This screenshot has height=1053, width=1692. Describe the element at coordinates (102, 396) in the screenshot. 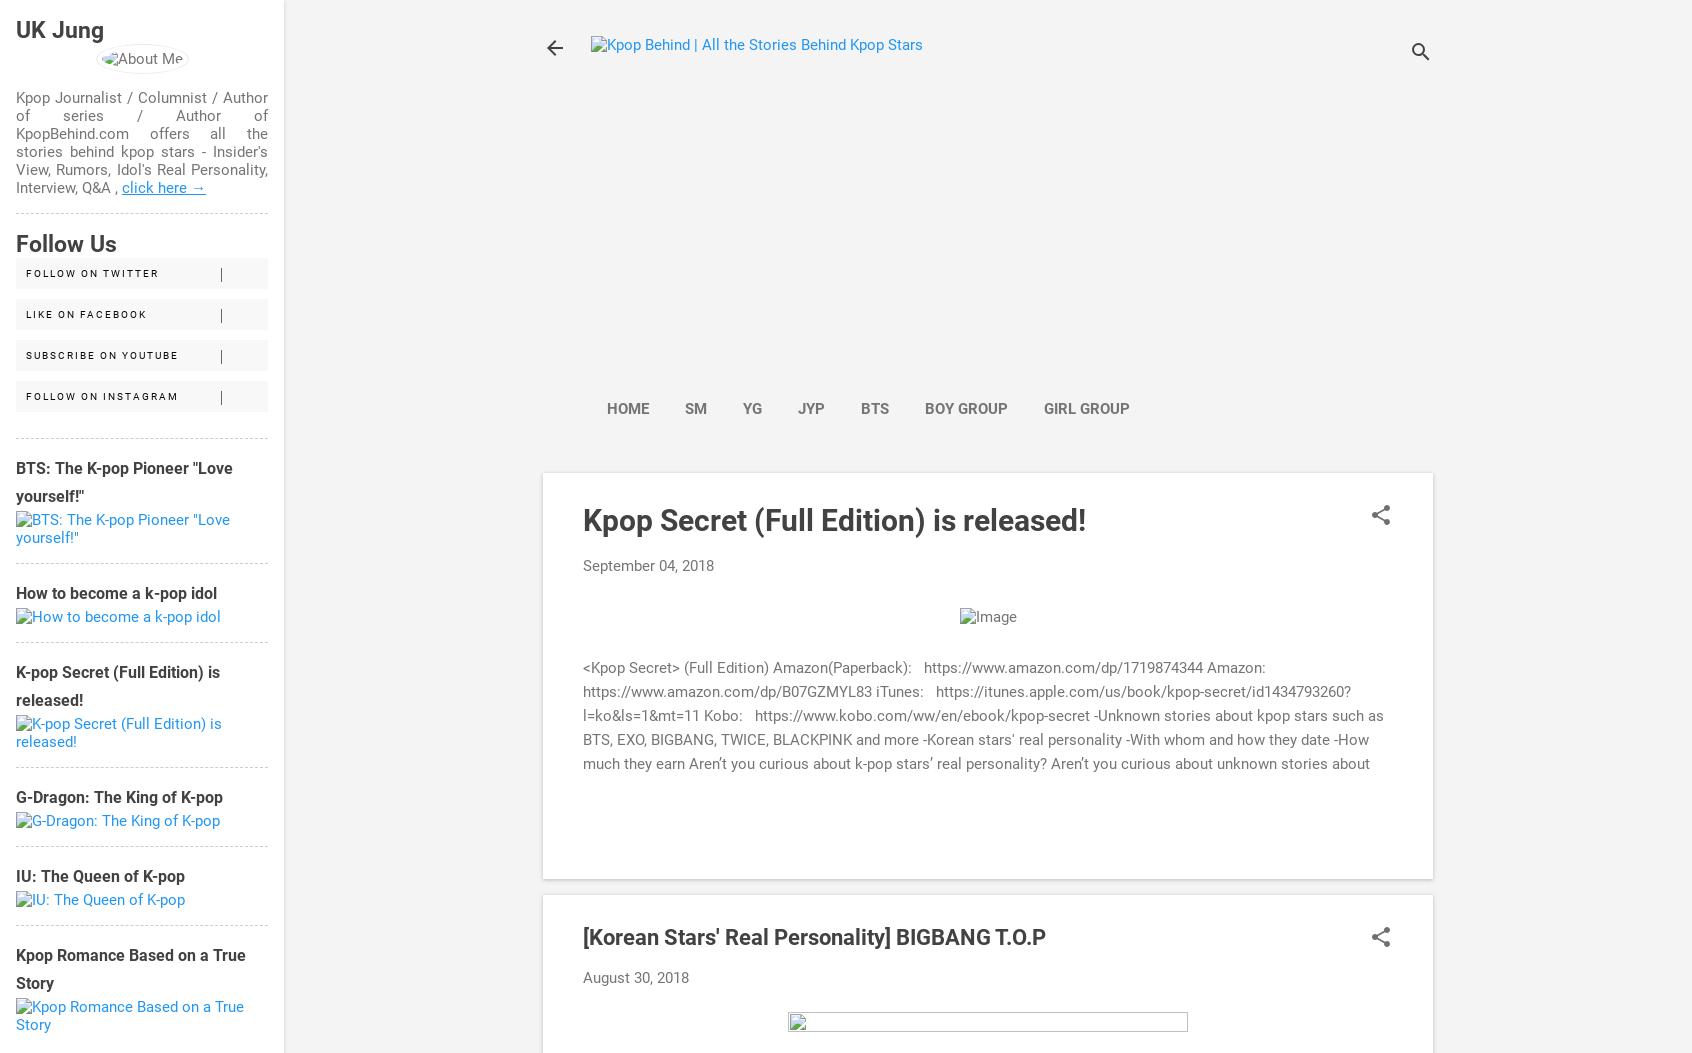

I see `'Follow on Instagram'` at that location.